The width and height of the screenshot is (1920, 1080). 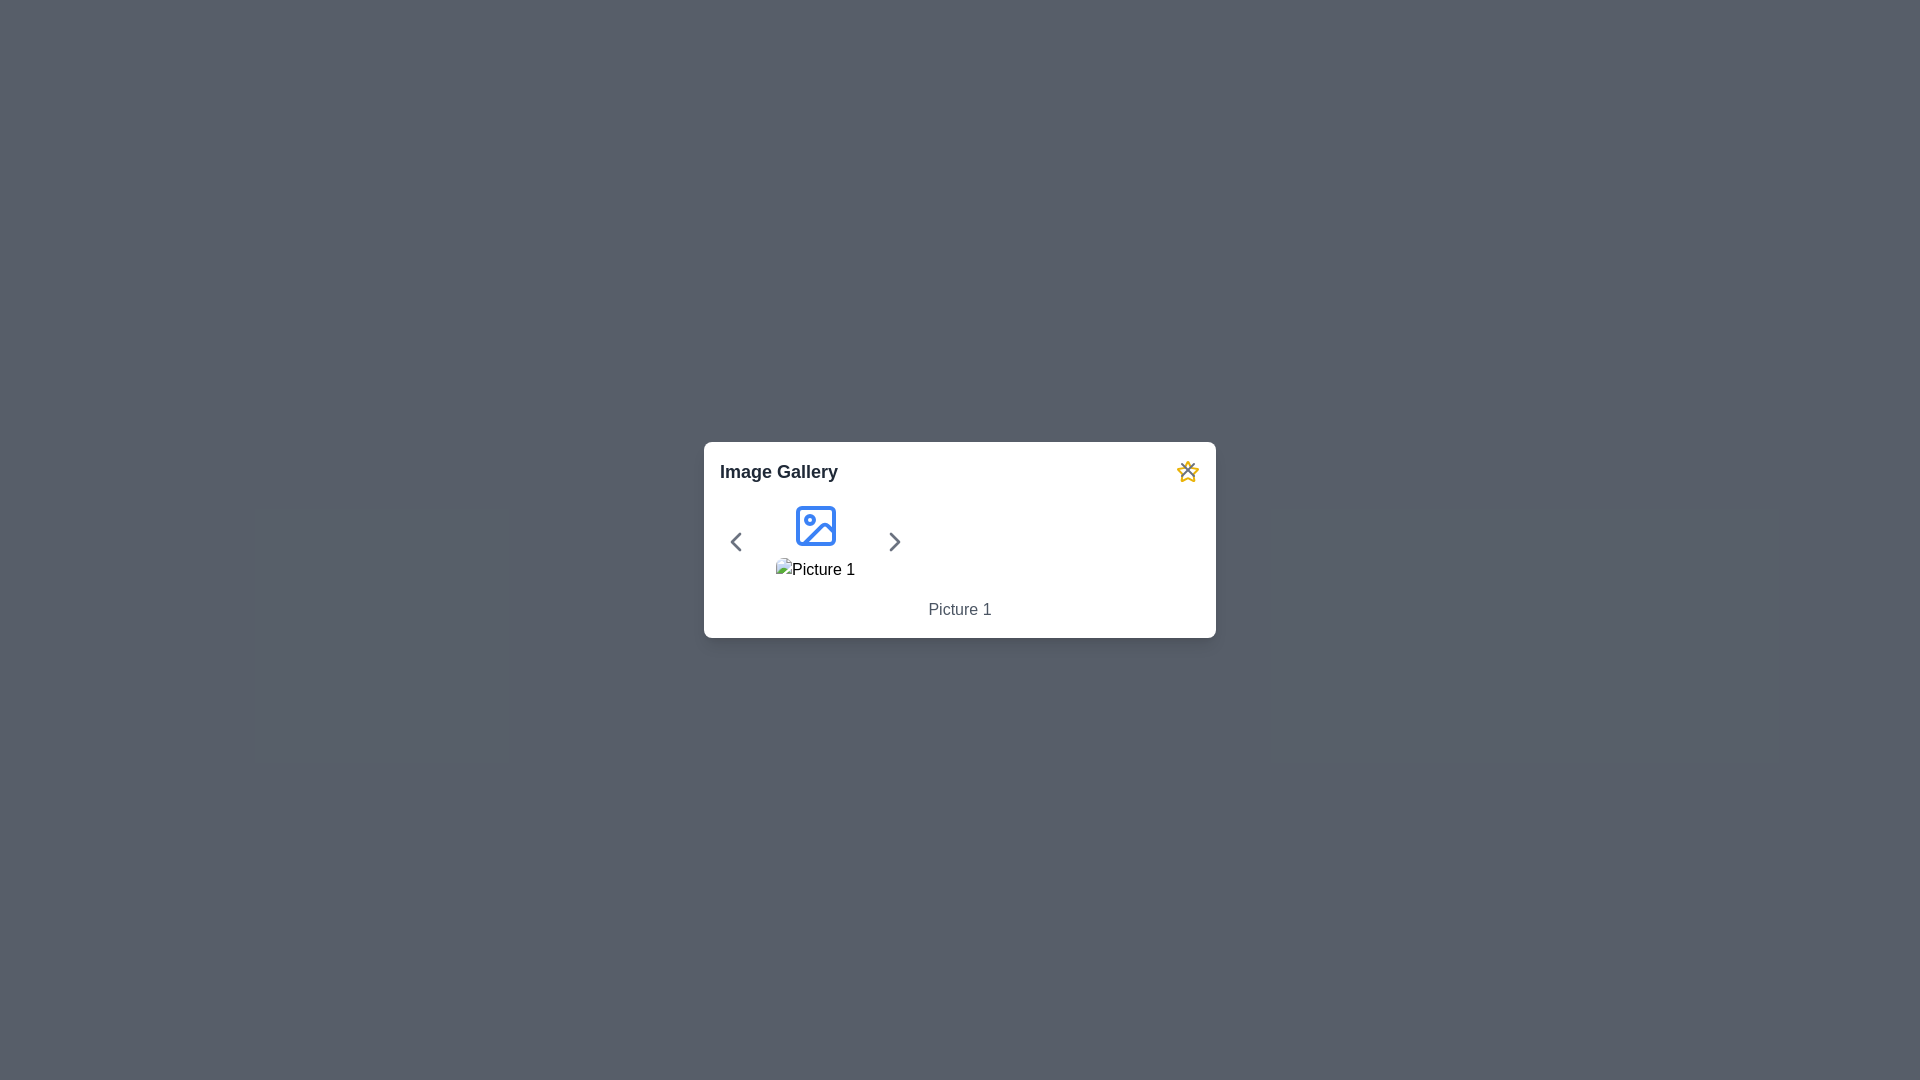 I want to click on the top-most SVG element located in the modal dialog box titled 'Image Gallery', which visually represents an image or image-related action, so click(x=815, y=524).